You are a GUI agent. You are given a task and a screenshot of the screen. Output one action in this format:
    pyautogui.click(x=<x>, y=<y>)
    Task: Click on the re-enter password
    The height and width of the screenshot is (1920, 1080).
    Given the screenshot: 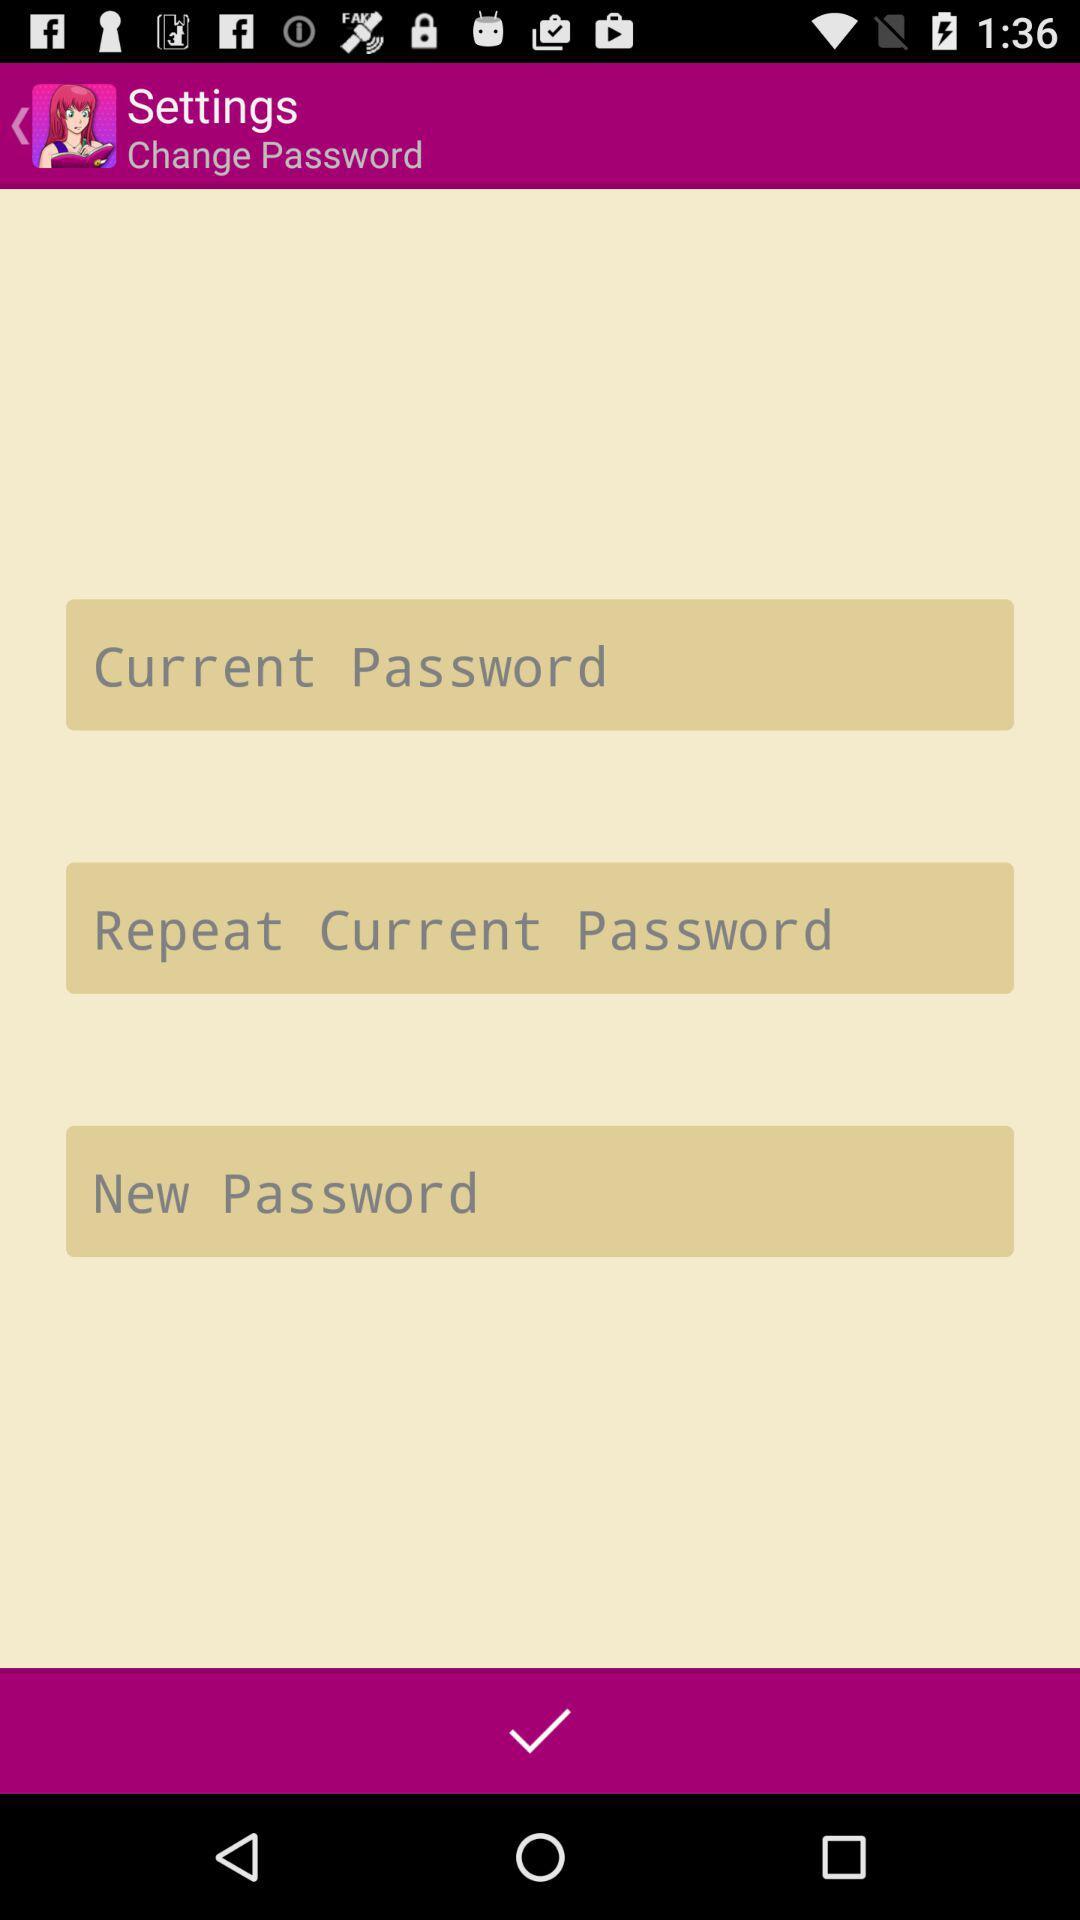 What is the action you would take?
    pyautogui.click(x=540, y=927)
    